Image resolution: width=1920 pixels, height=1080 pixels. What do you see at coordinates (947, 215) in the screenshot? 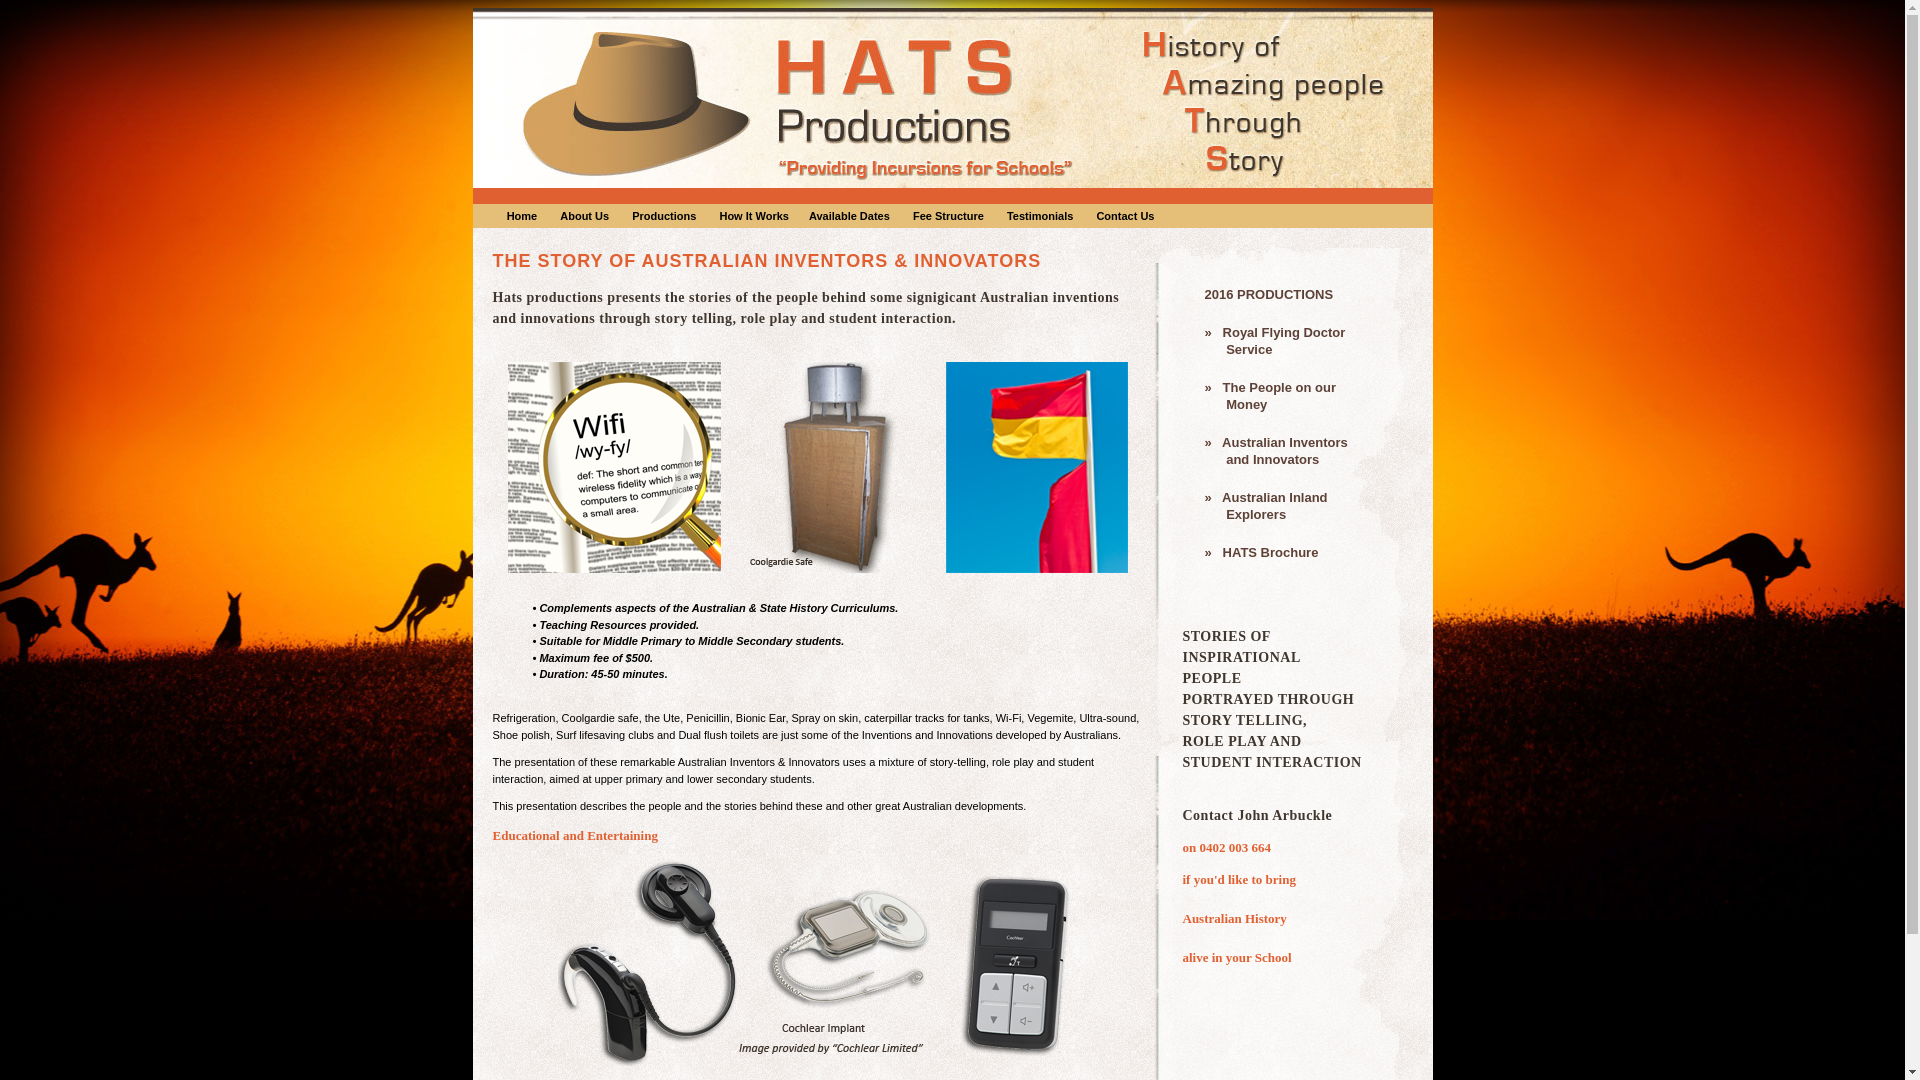
I see `'Fee Structure'` at bounding box center [947, 215].